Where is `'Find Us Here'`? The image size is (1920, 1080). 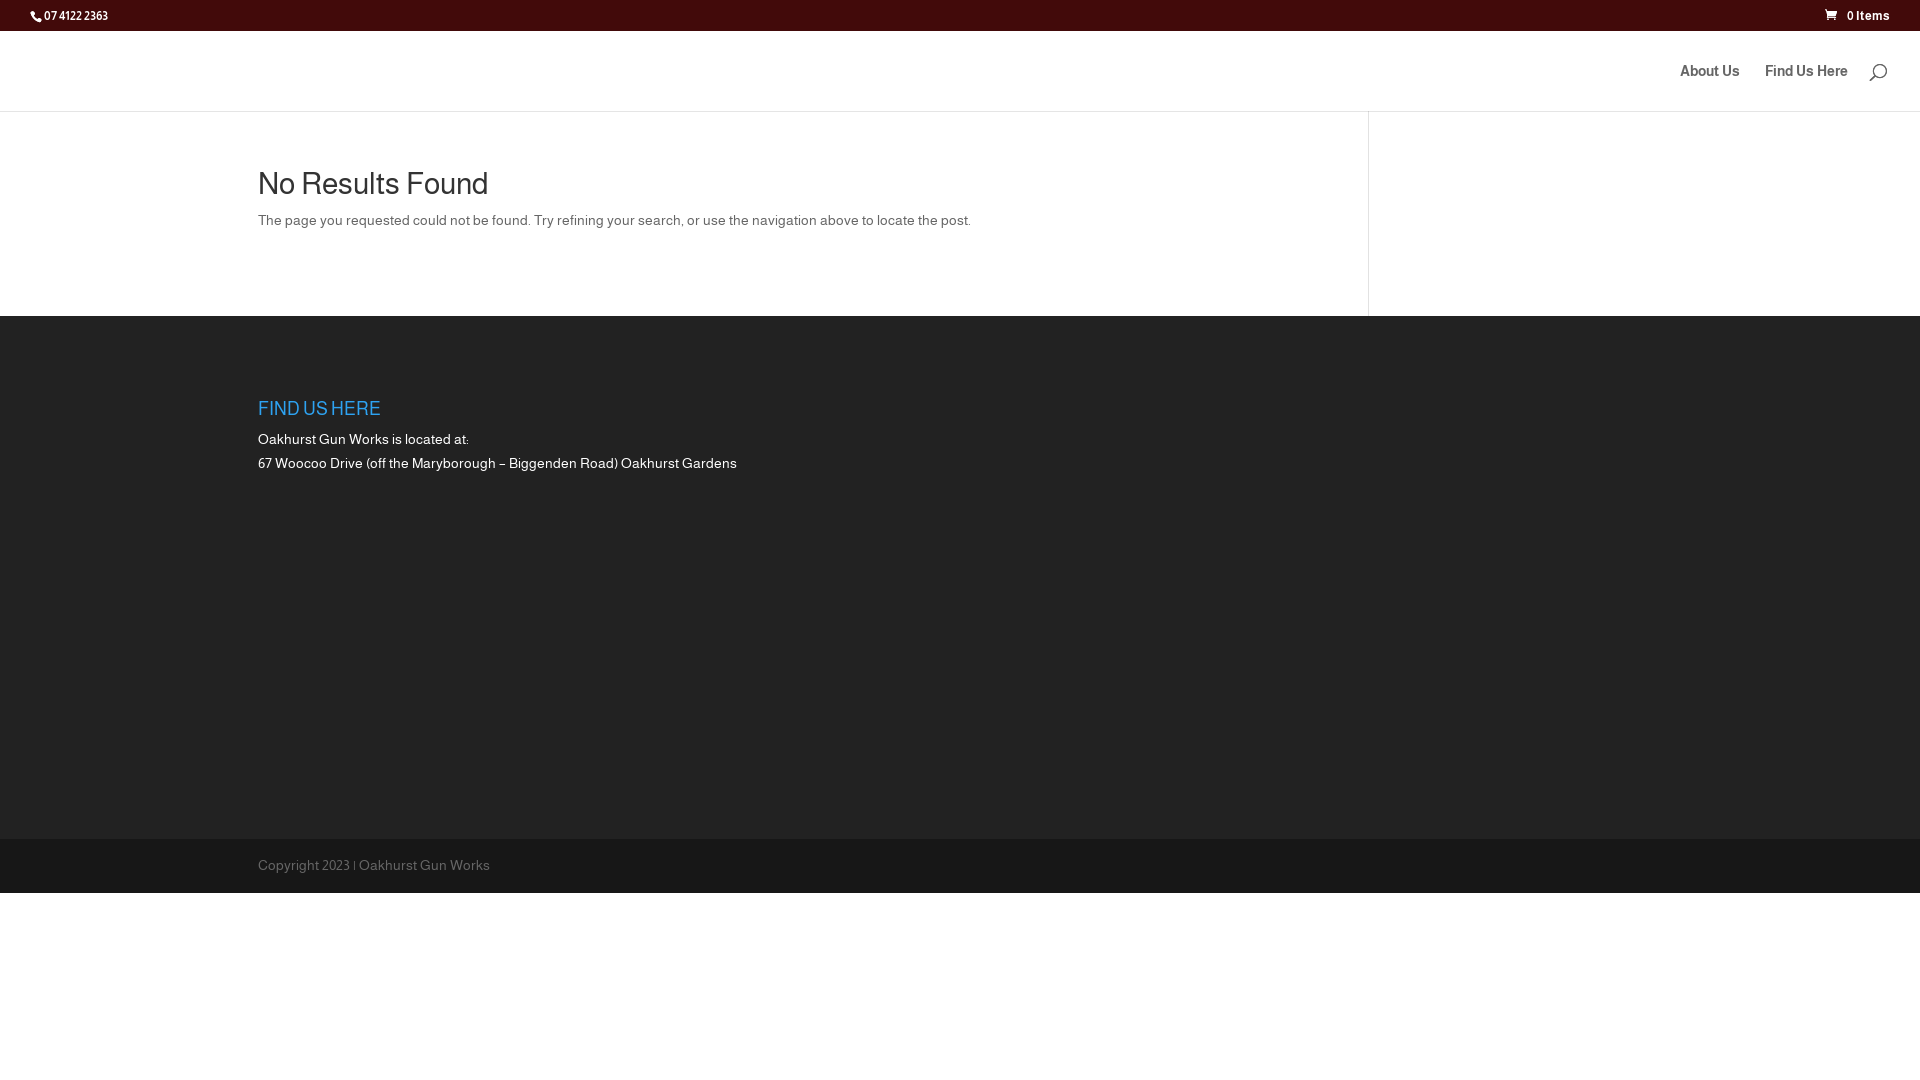
'Find Us Here' is located at coordinates (1806, 86).